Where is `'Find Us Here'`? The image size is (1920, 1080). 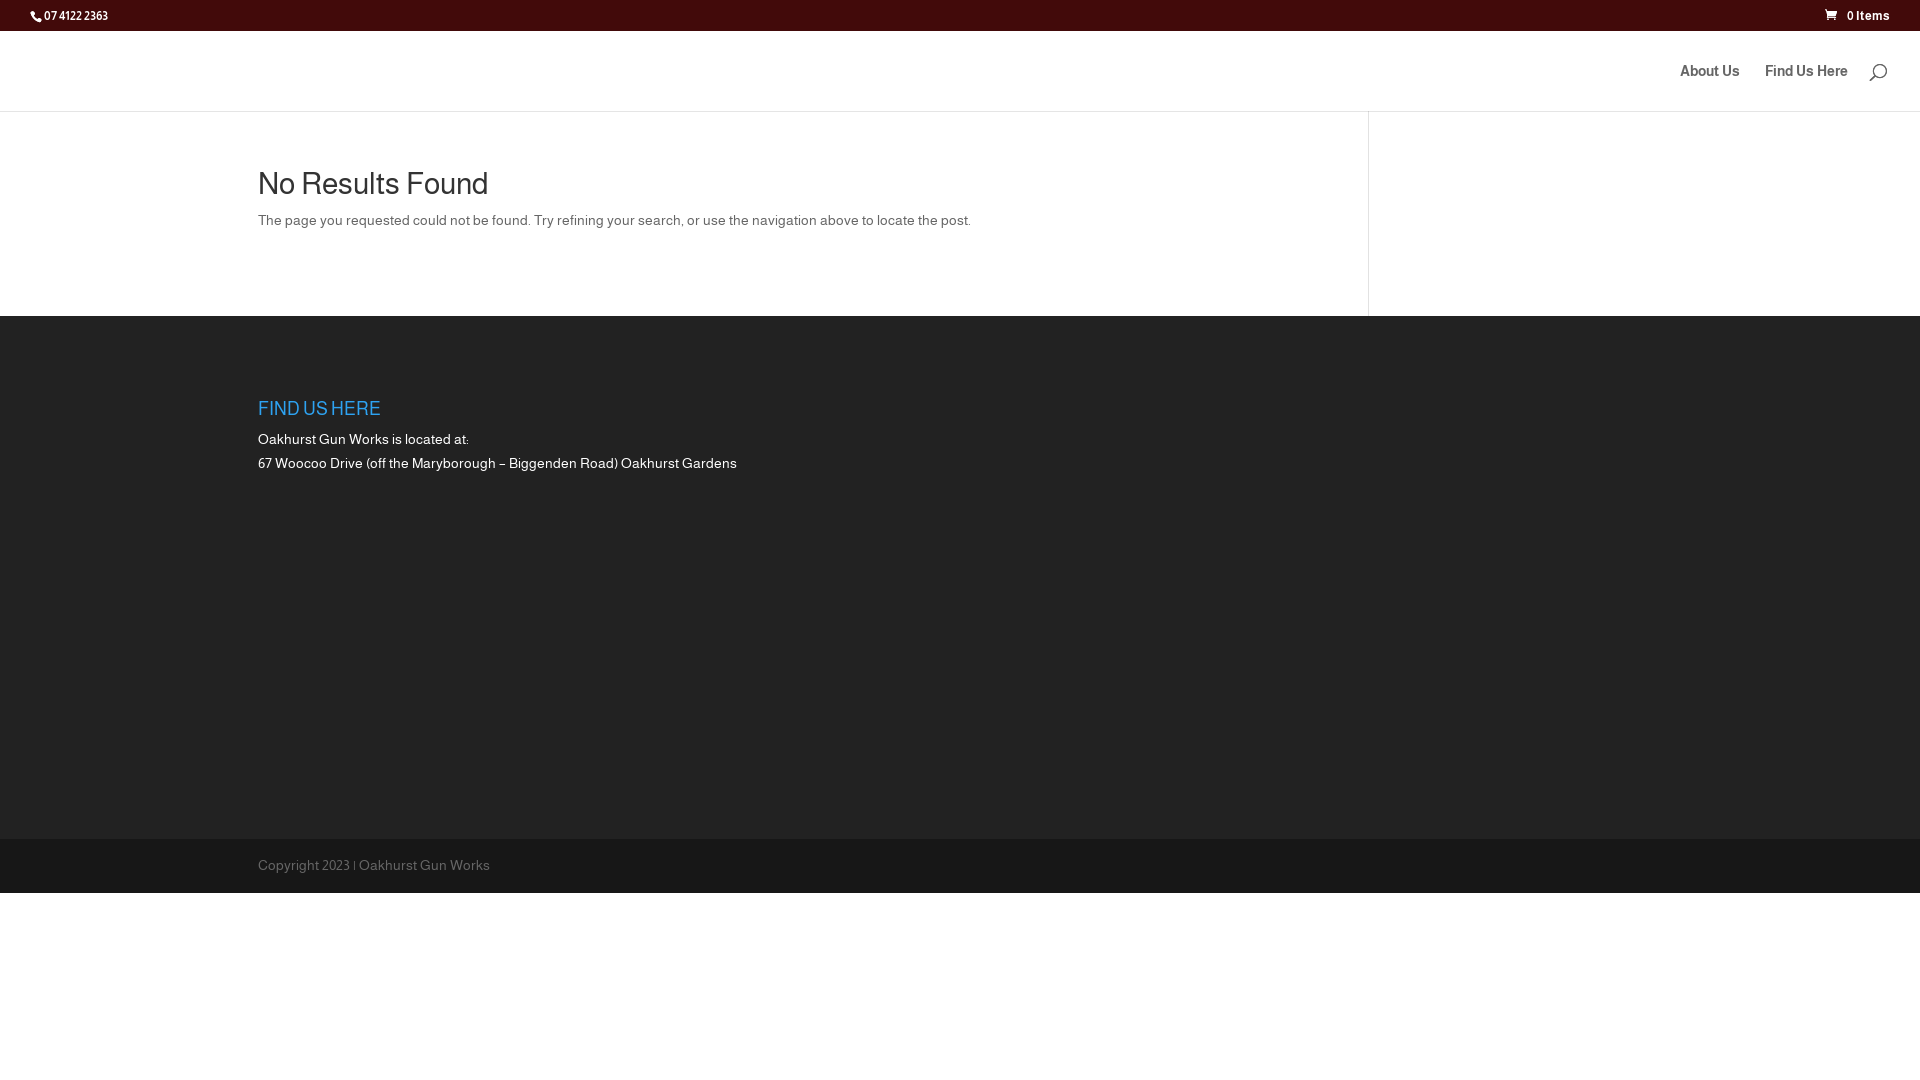
'Find Us Here' is located at coordinates (1806, 86).